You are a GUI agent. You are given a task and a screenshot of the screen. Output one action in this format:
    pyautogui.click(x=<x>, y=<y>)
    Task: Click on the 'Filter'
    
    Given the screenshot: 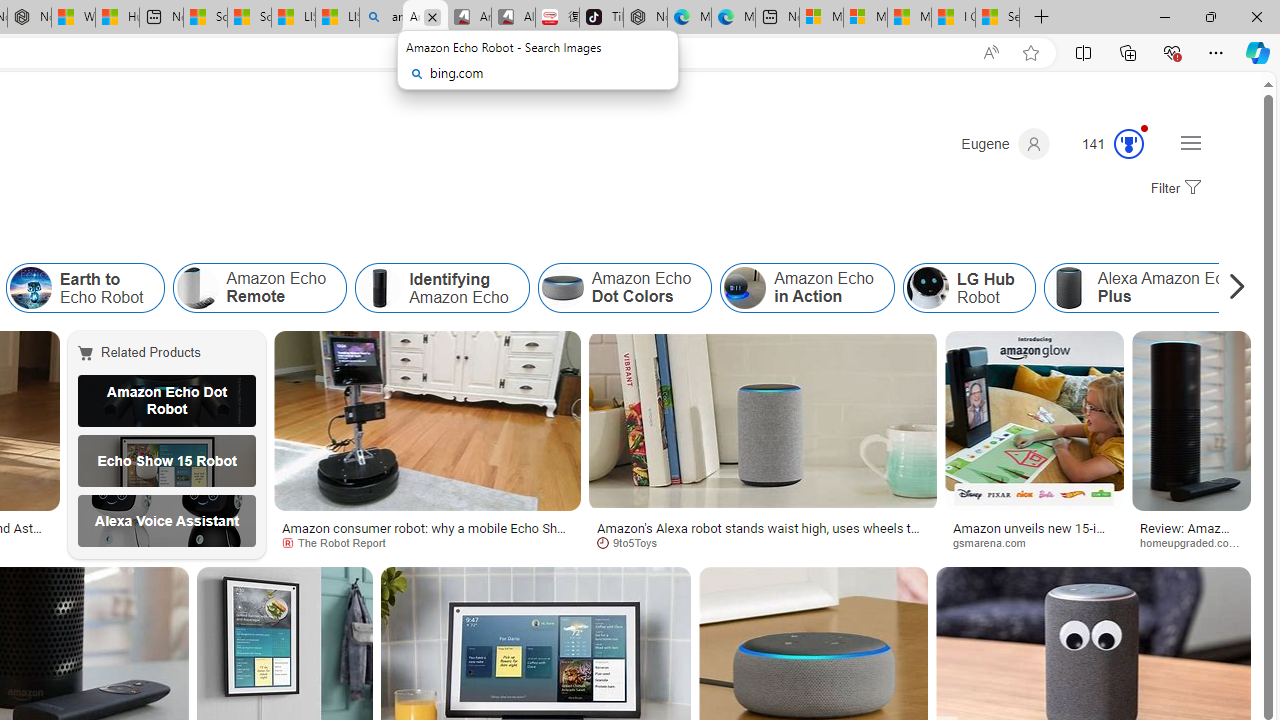 What is the action you would take?
    pyautogui.click(x=1173, y=189)
    